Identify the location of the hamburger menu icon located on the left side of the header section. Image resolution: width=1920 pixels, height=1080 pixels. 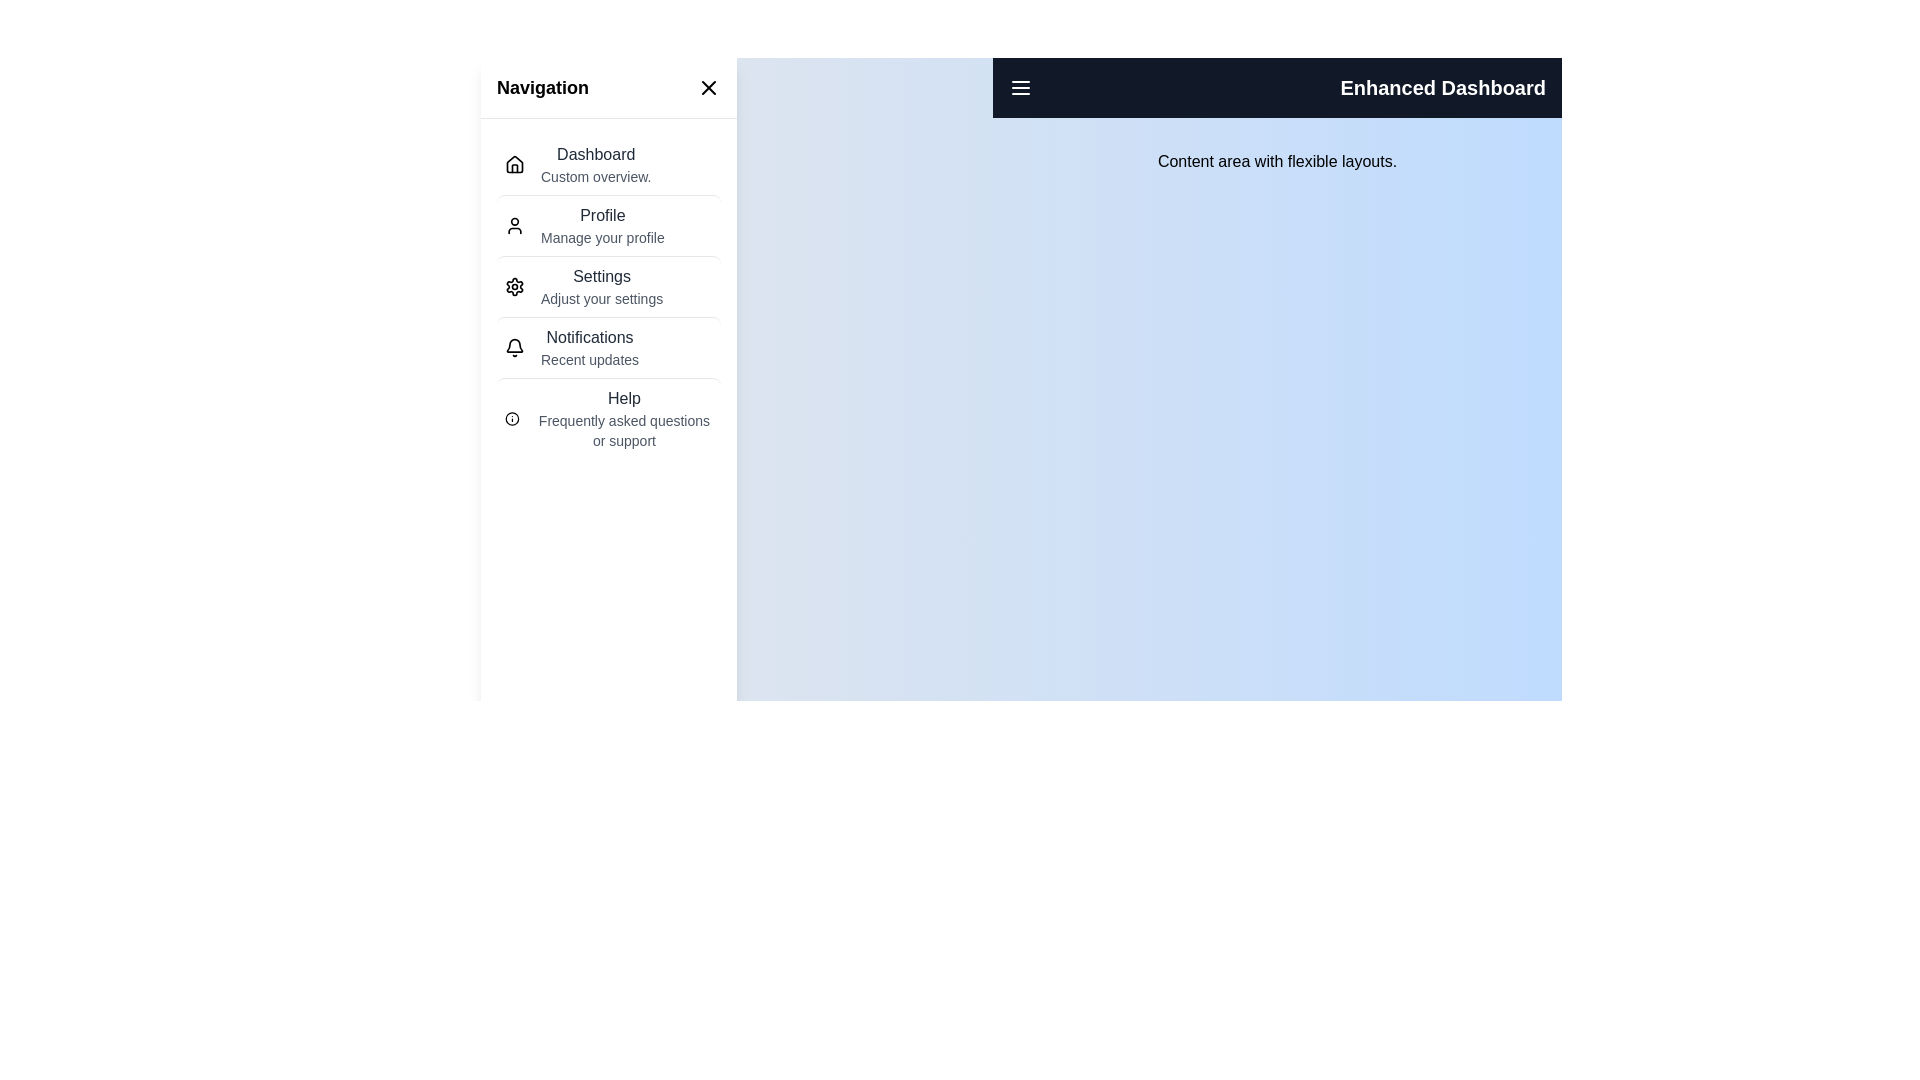
(1021, 87).